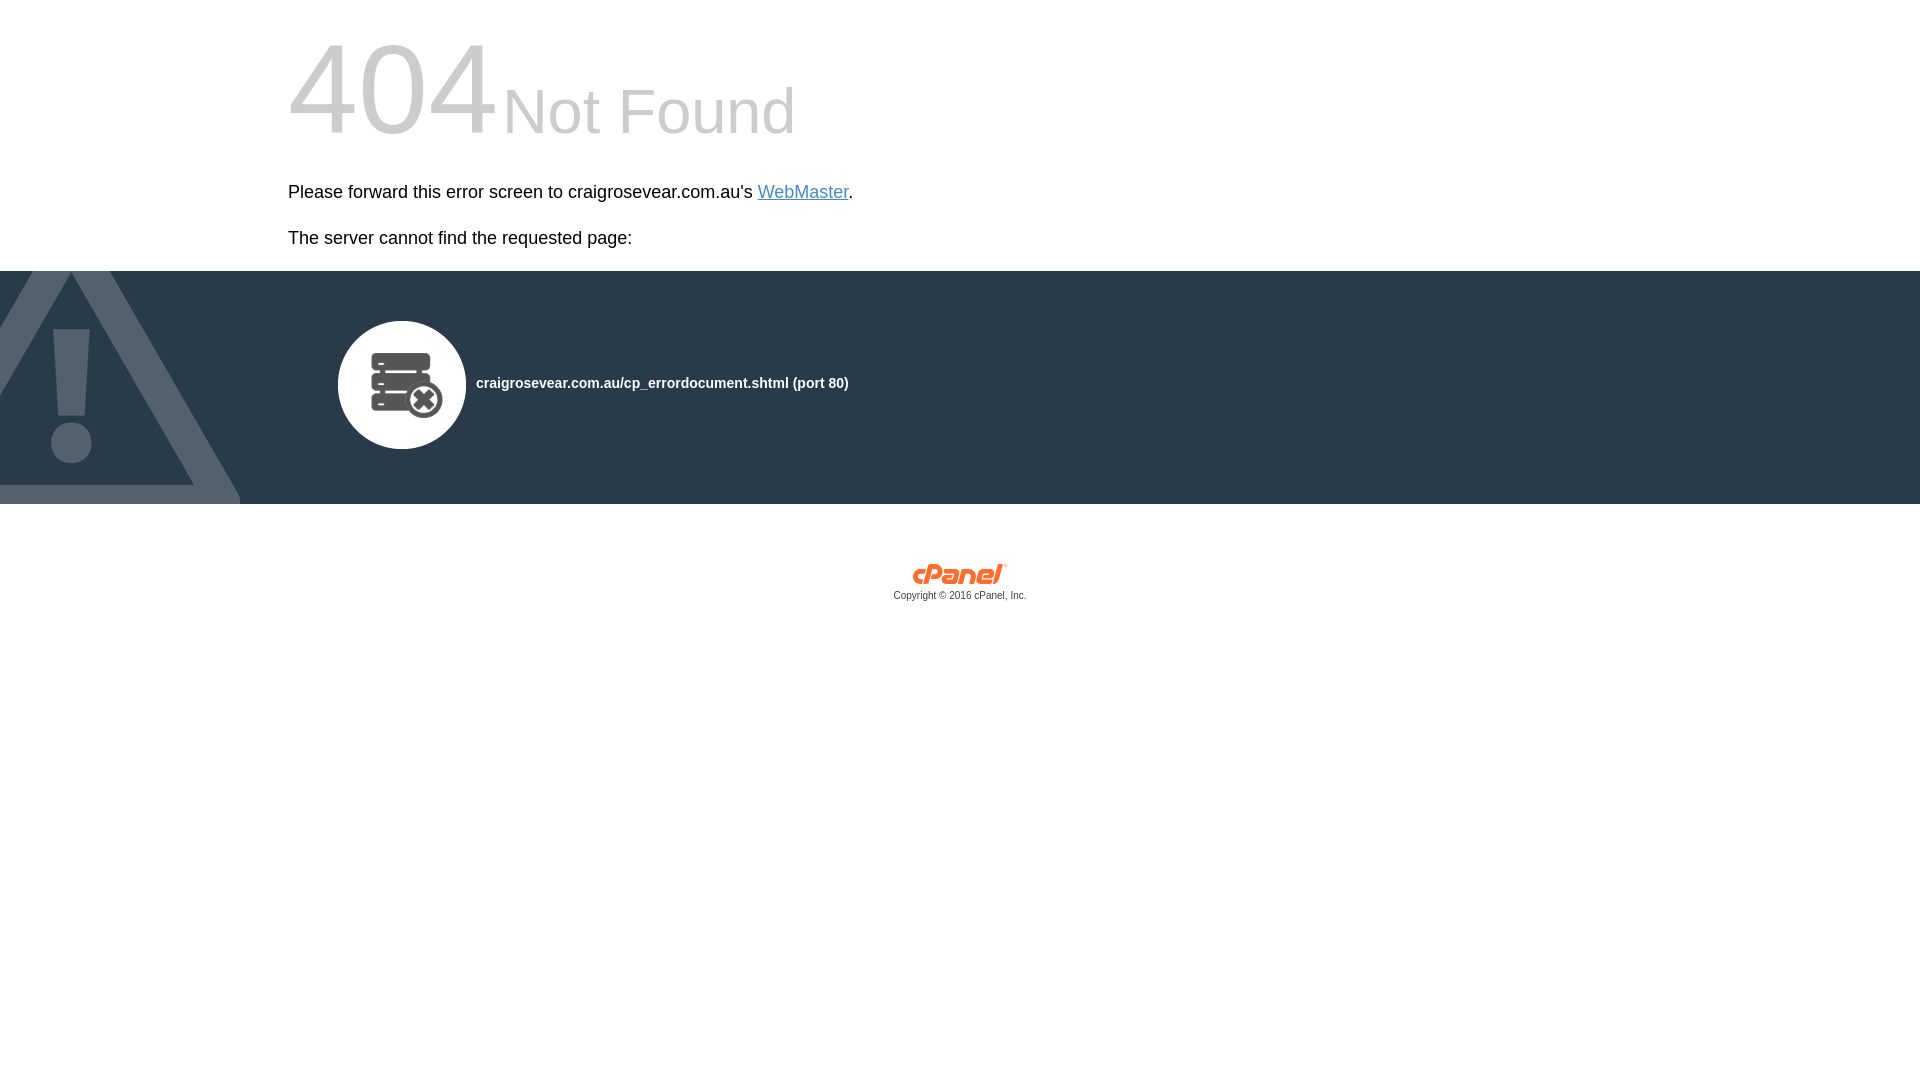 This screenshot has height=1080, width=1920. I want to click on 'WebMaster', so click(803, 192).